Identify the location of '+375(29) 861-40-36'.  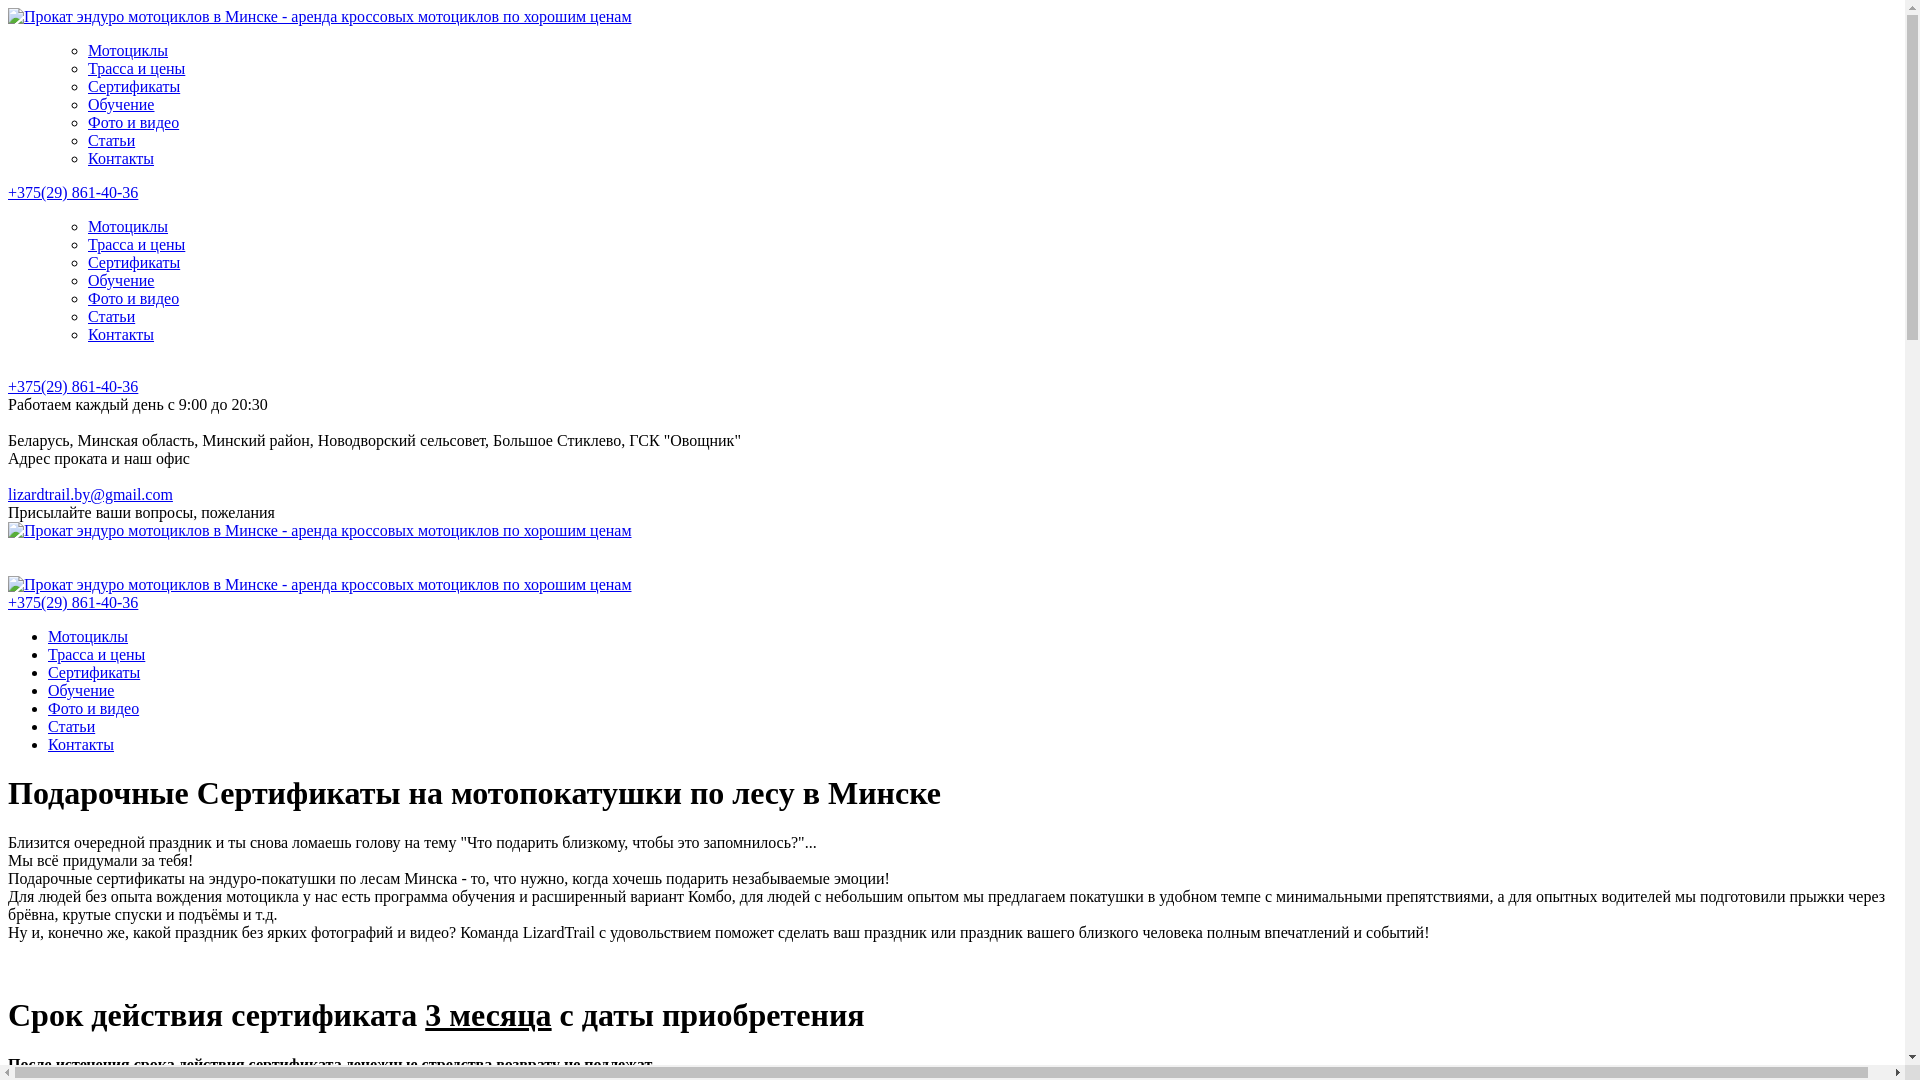
(72, 601).